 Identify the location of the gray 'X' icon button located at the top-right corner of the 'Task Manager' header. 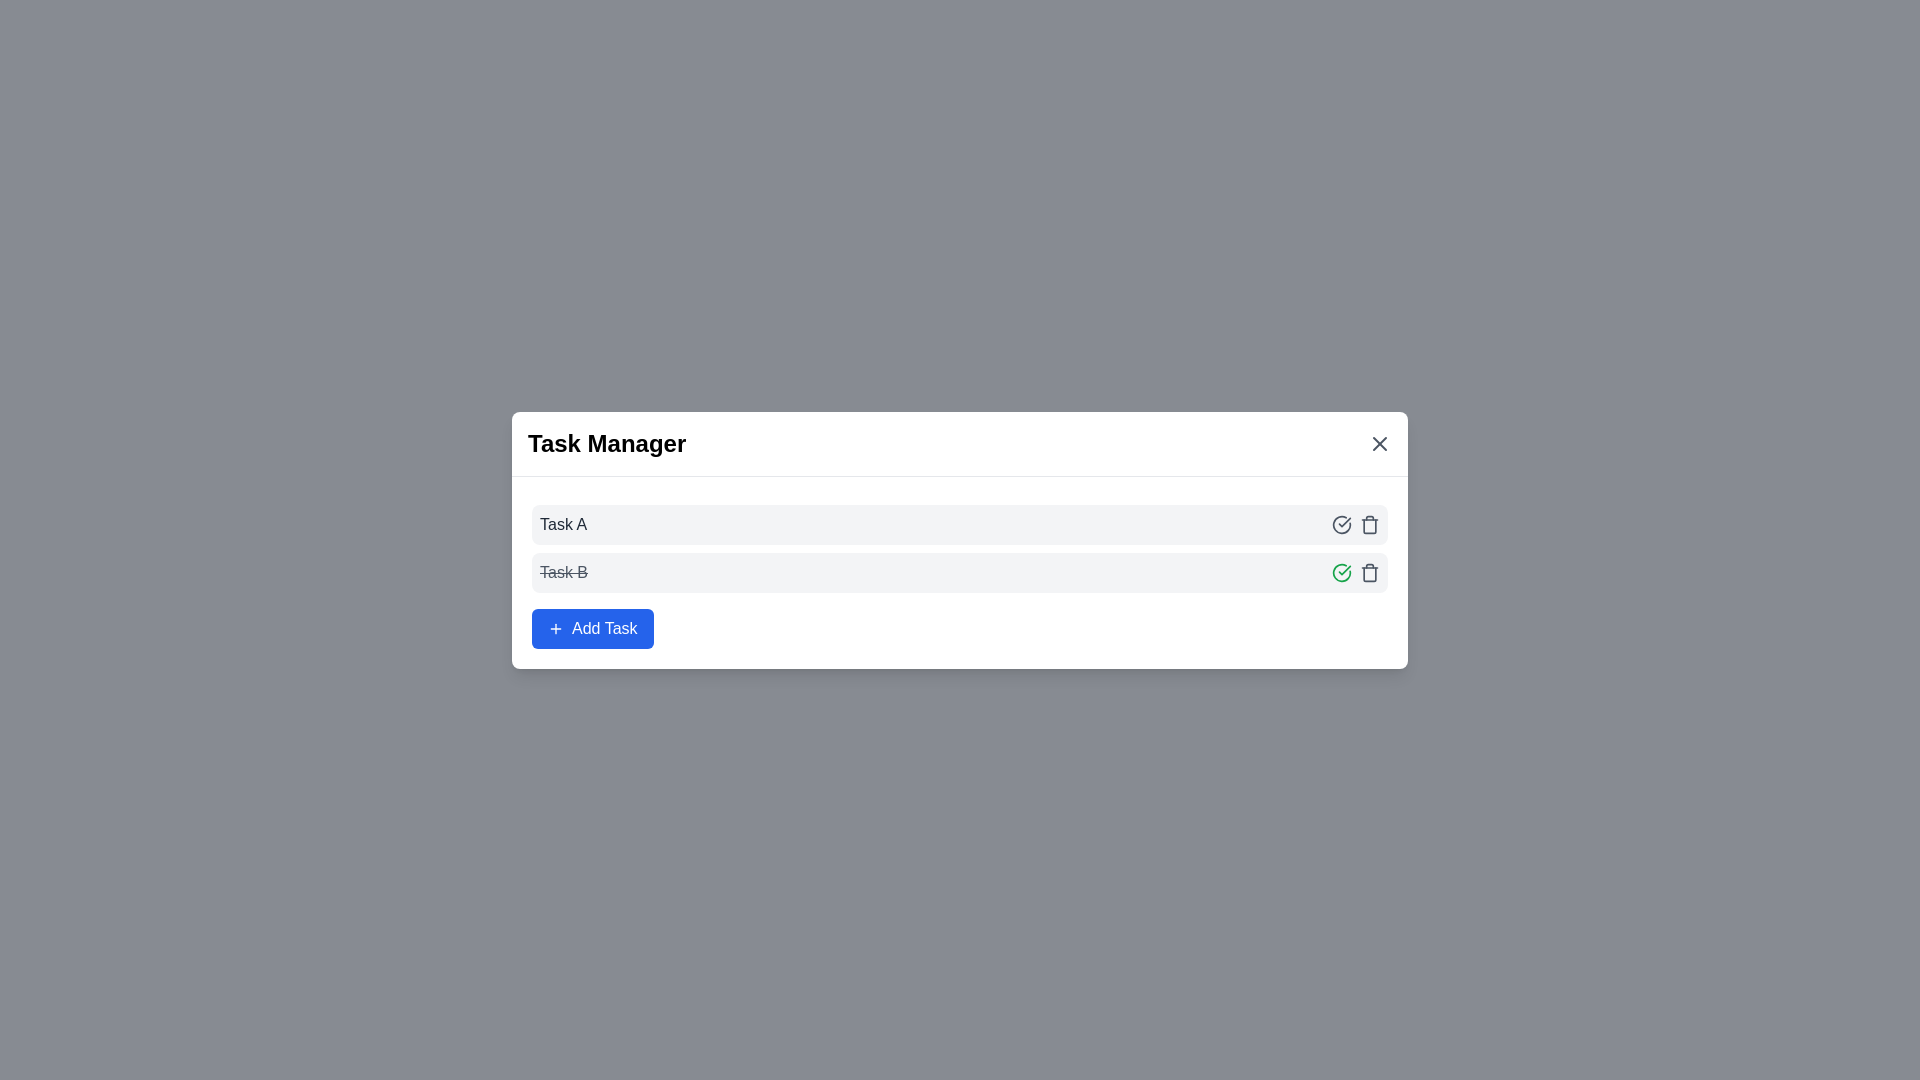
(1379, 442).